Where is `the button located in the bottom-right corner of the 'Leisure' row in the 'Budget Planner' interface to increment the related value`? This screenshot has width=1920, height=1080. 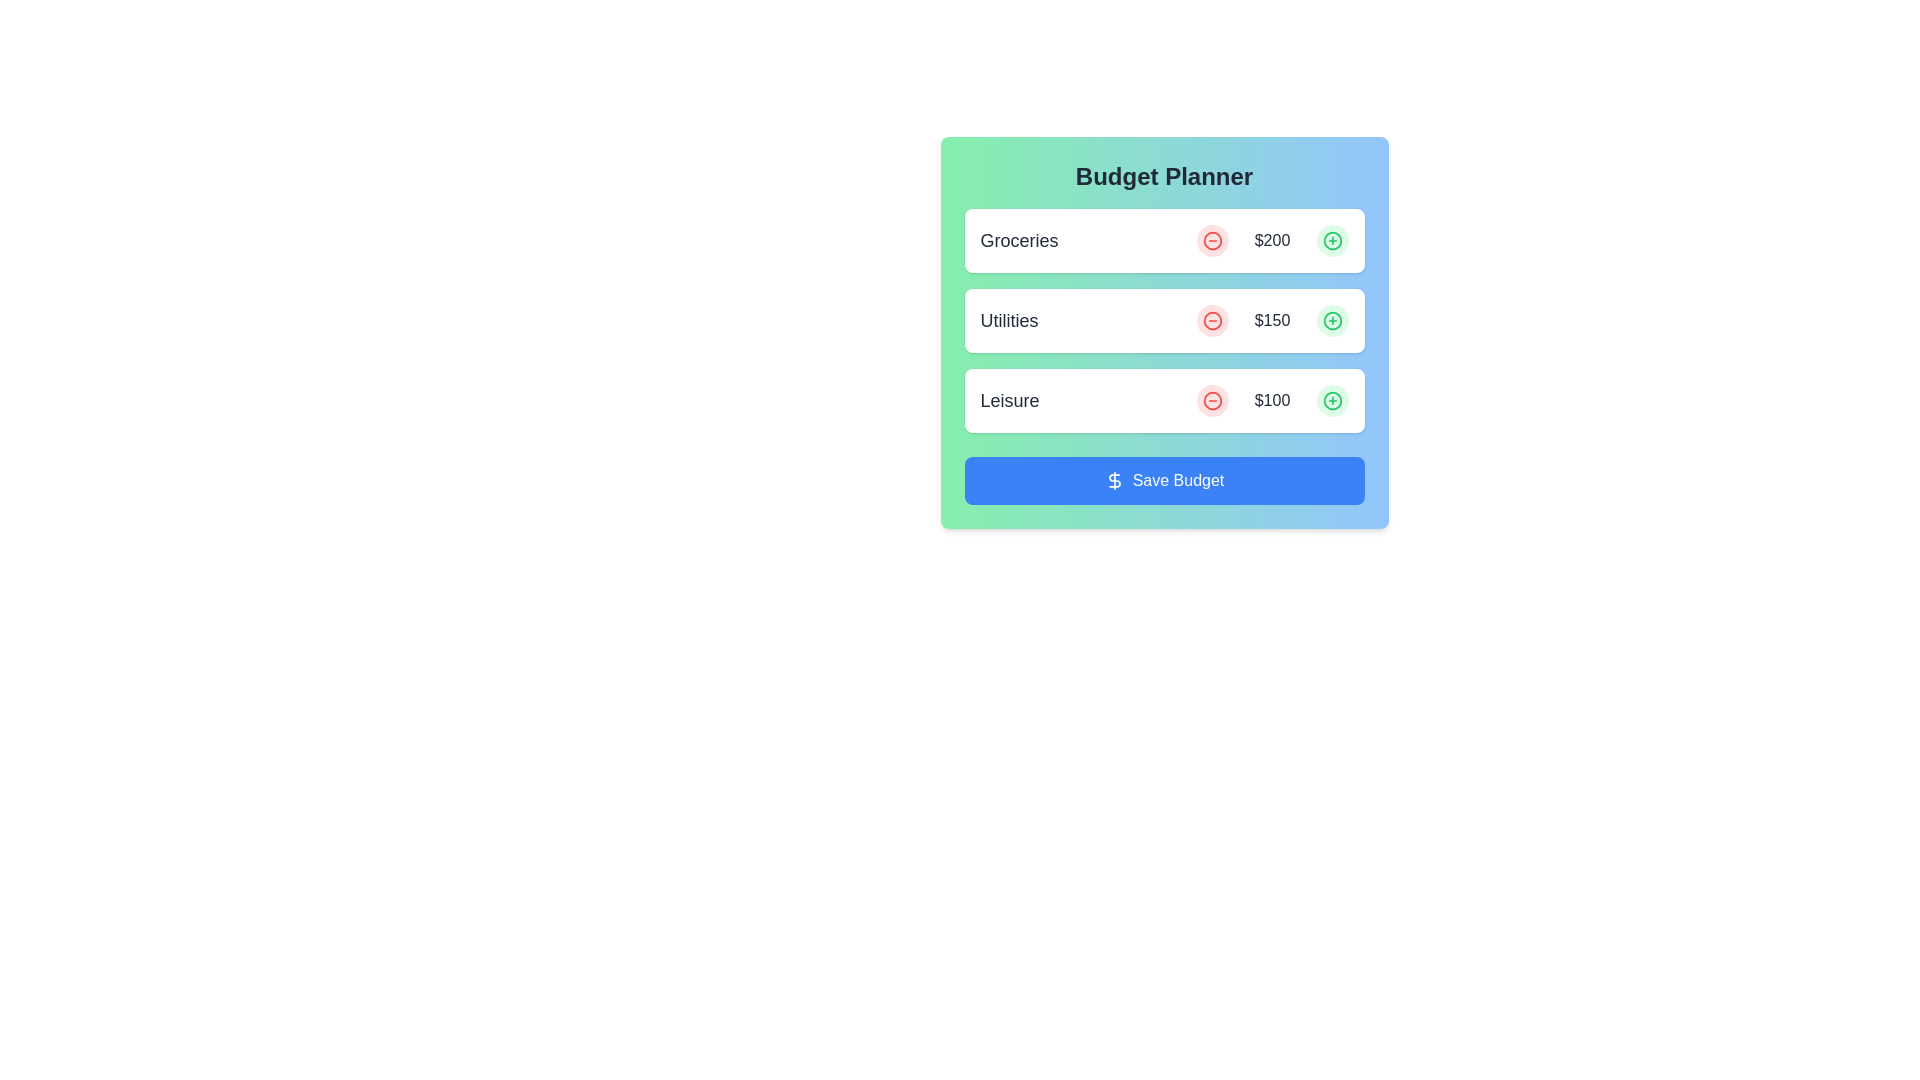
the button located in the bottom-right corner of the 'Leisure' row in the 'Budget Planner' interface to increment the related value is located at coordinates (1332, 401).